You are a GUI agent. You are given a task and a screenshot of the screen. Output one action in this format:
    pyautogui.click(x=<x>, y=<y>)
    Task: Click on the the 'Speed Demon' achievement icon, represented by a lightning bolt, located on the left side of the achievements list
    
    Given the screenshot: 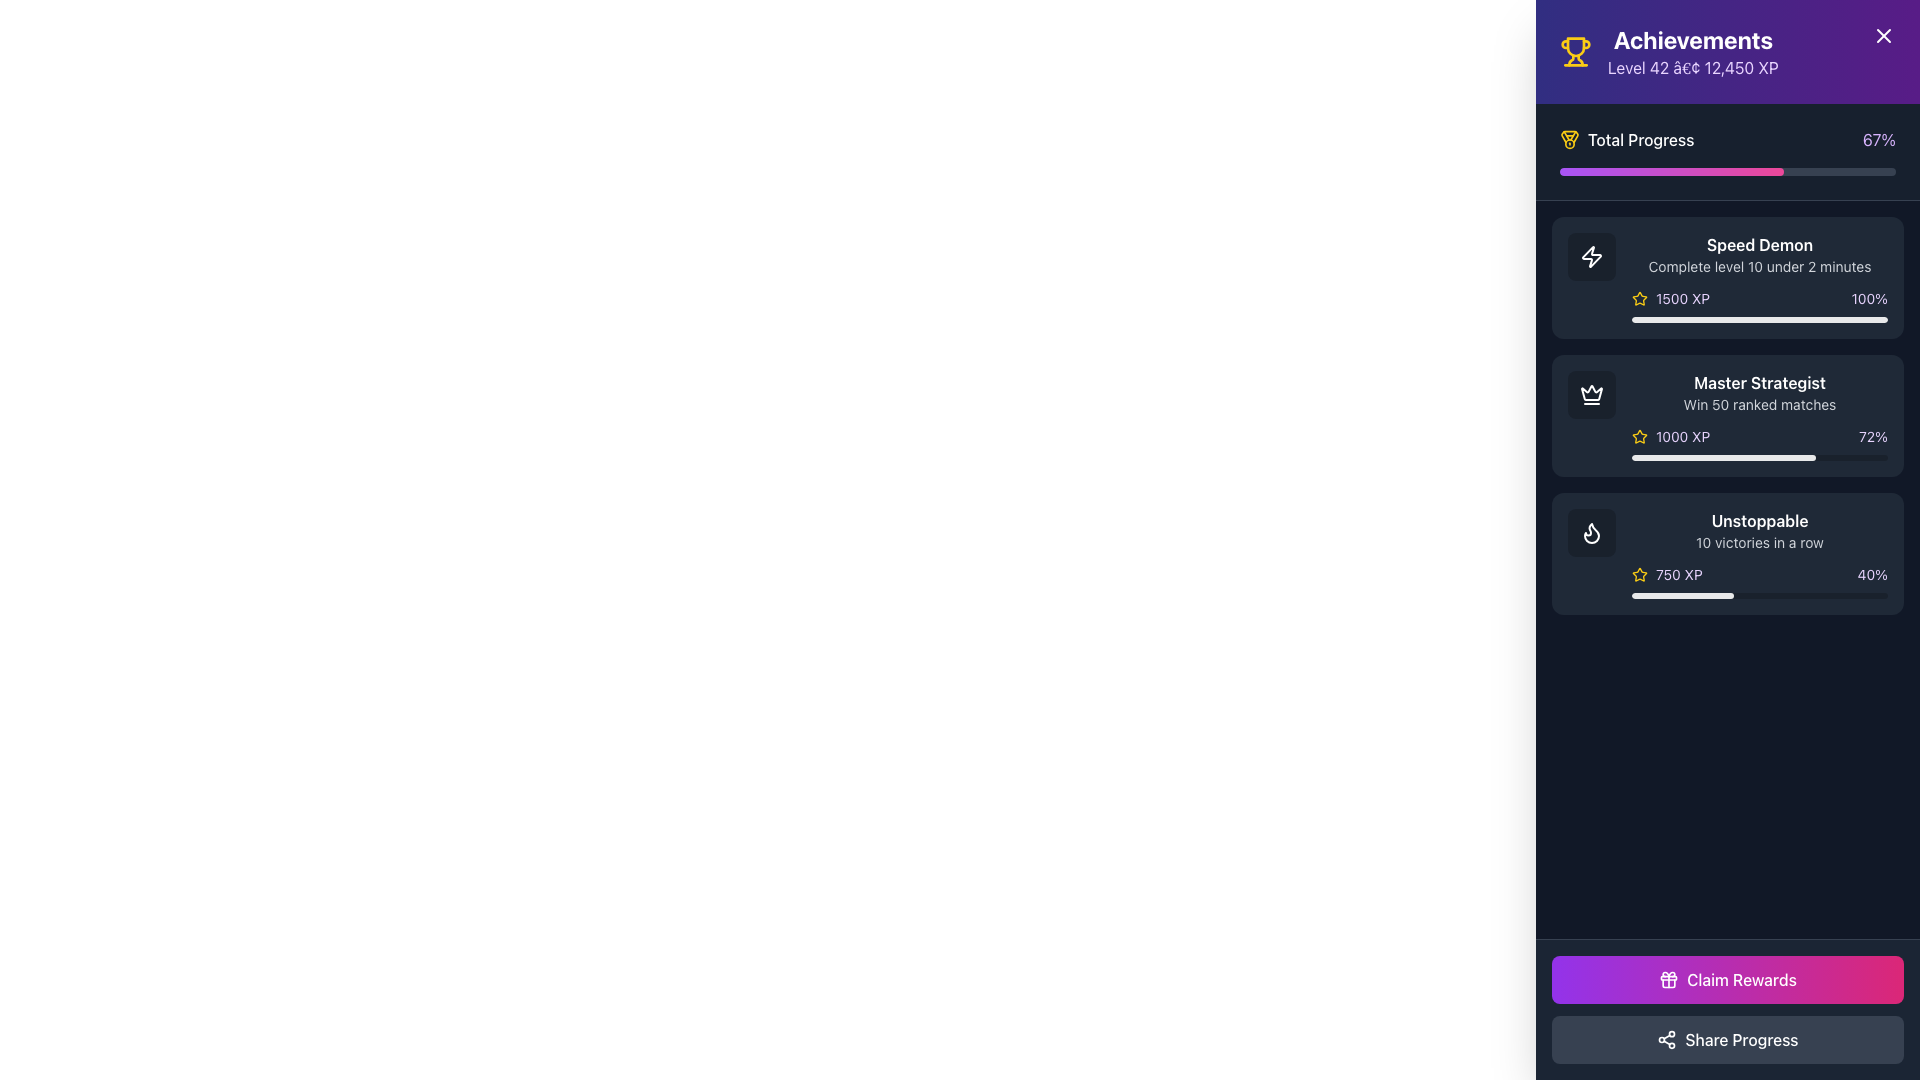 What is the action you would take?
    pyautogui.click(x=1591, y=256)
    